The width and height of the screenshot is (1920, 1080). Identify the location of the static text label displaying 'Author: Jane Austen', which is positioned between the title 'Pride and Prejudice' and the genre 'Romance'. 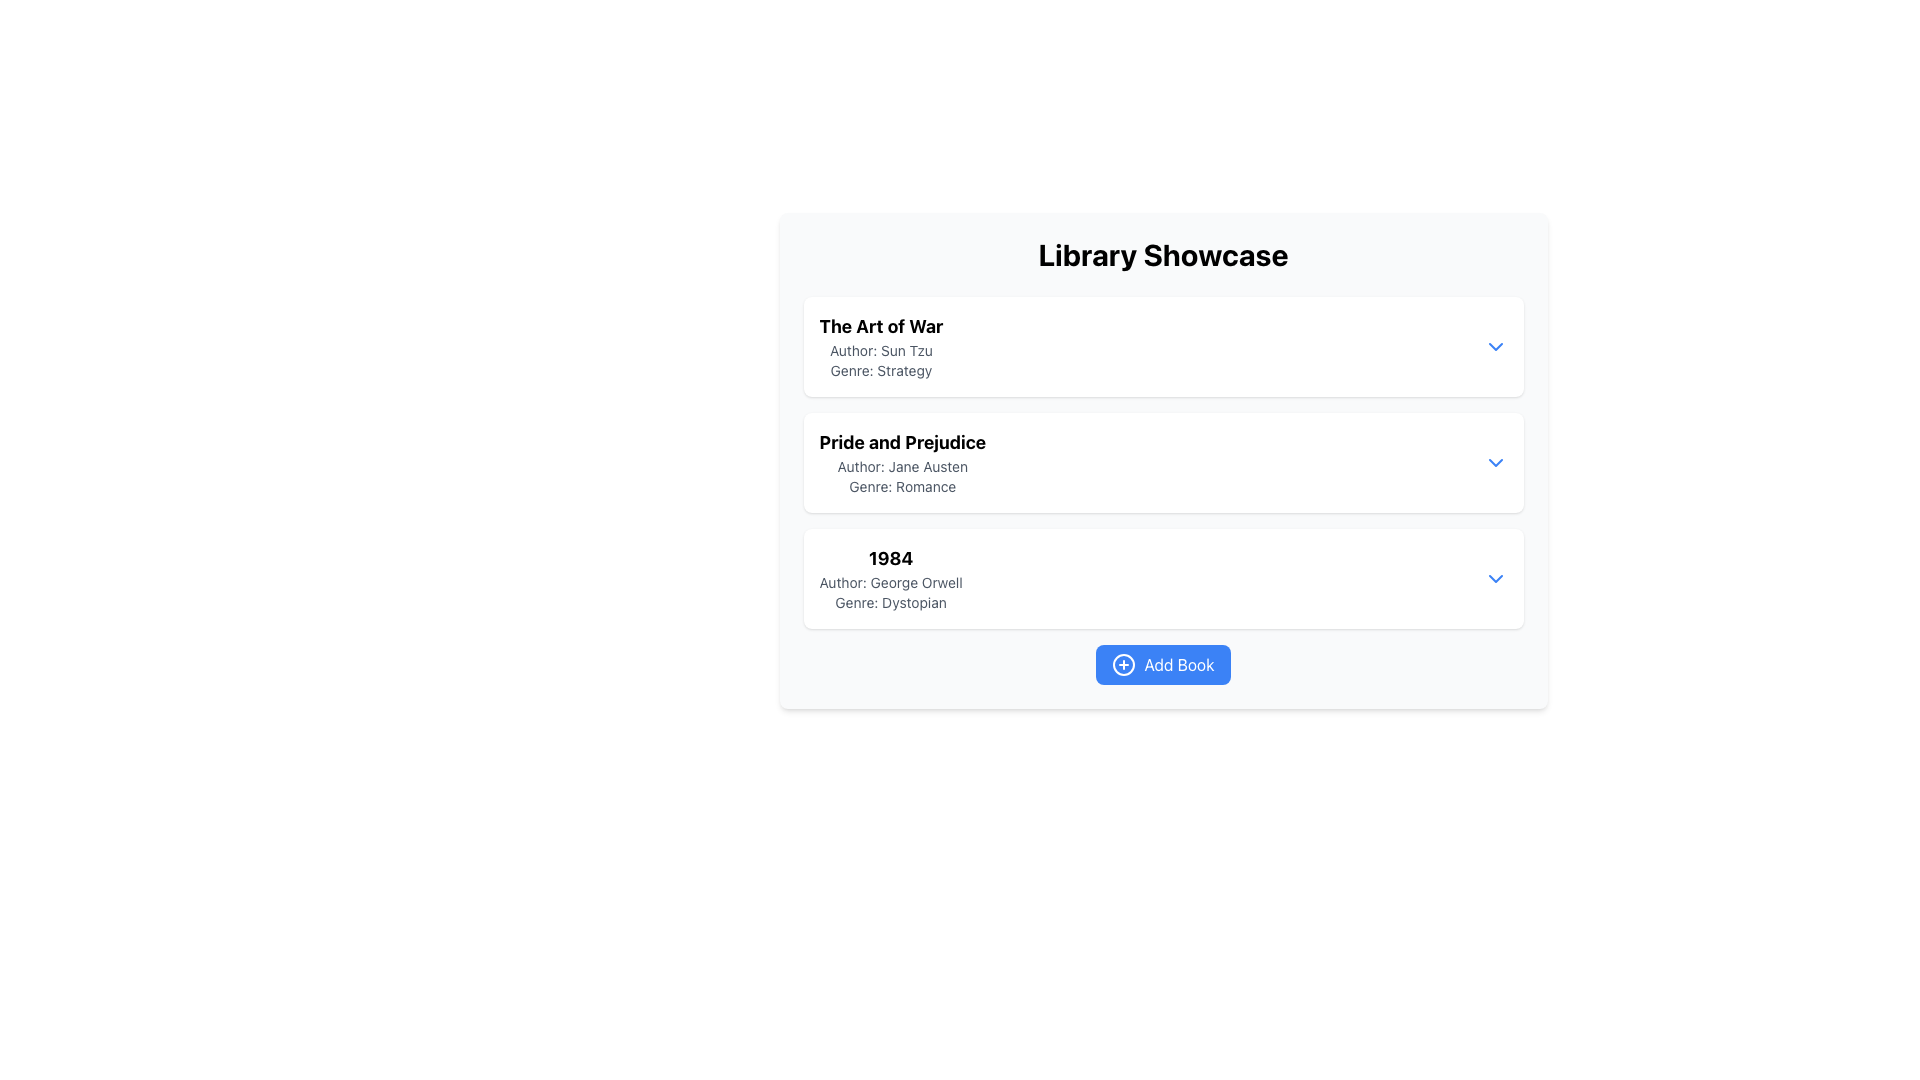
(901, 466).